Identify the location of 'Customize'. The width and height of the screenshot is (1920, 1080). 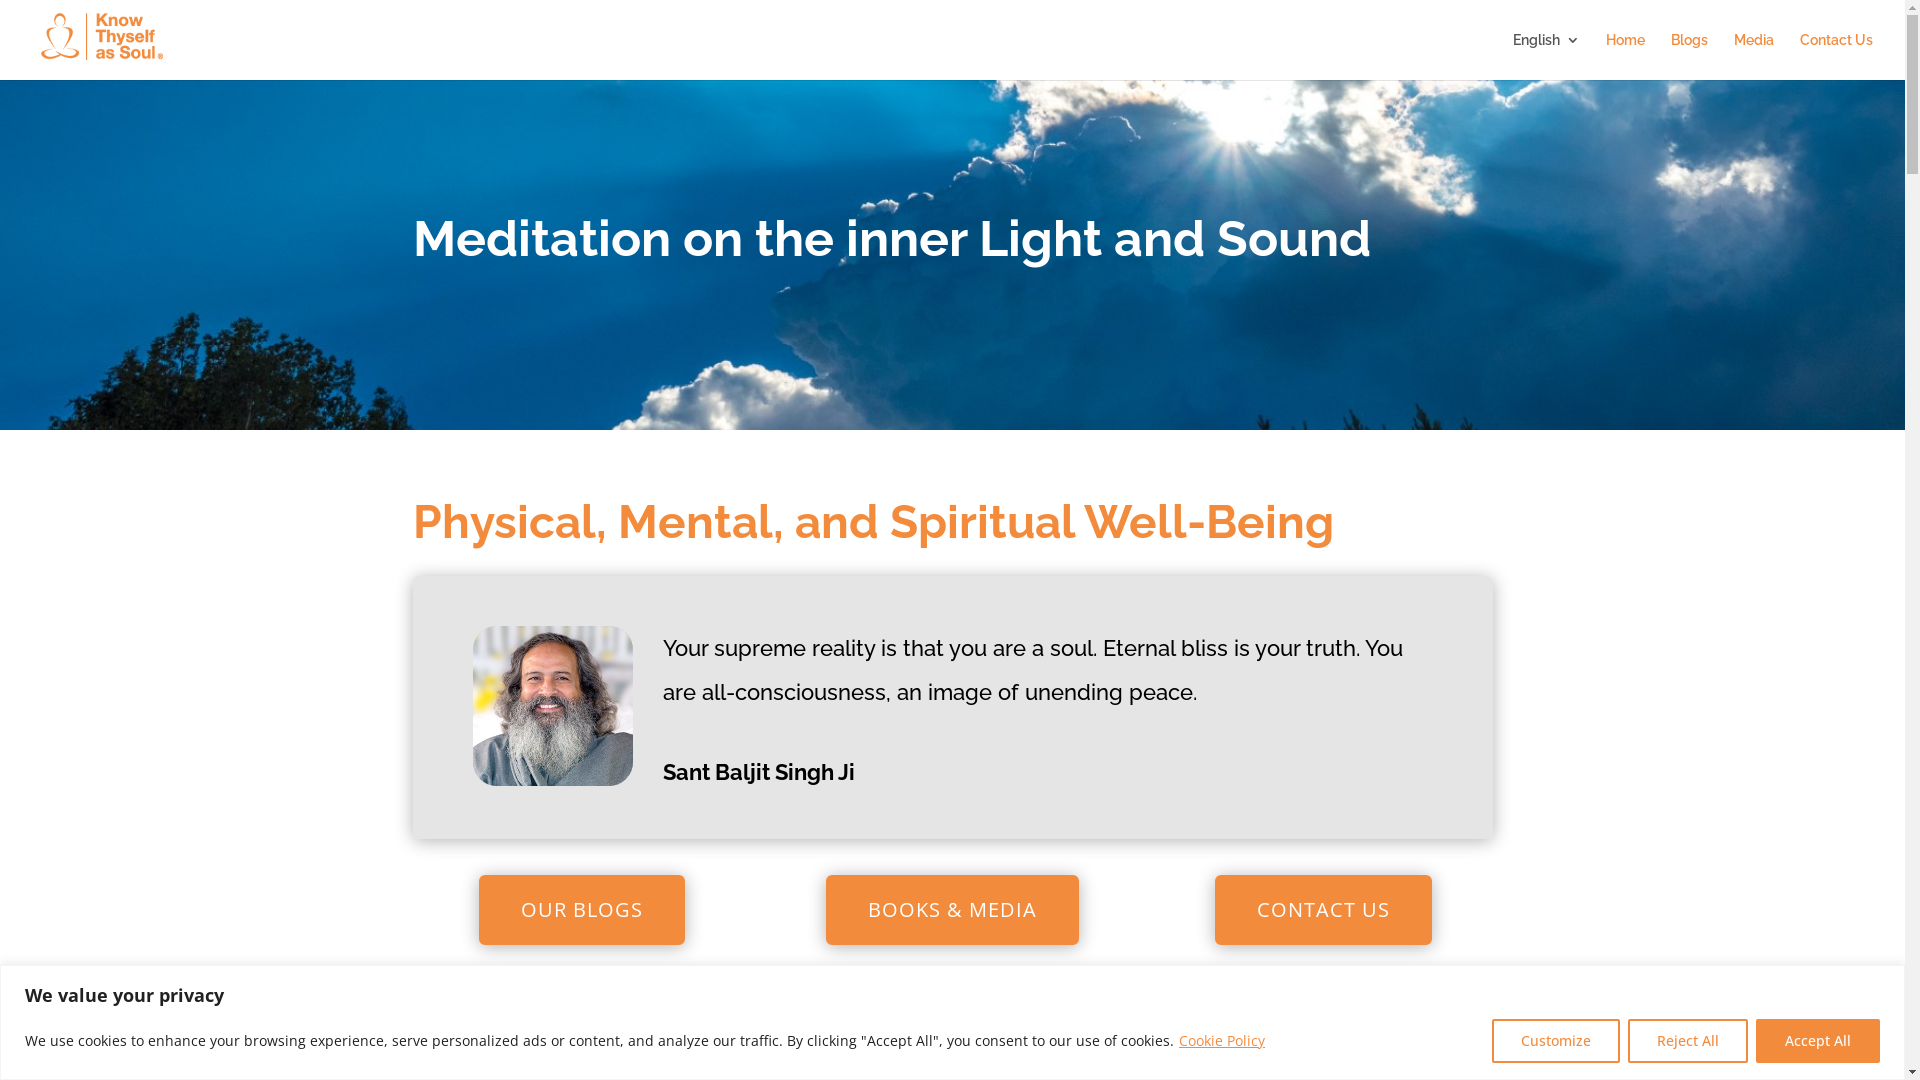
(1554, 1039).